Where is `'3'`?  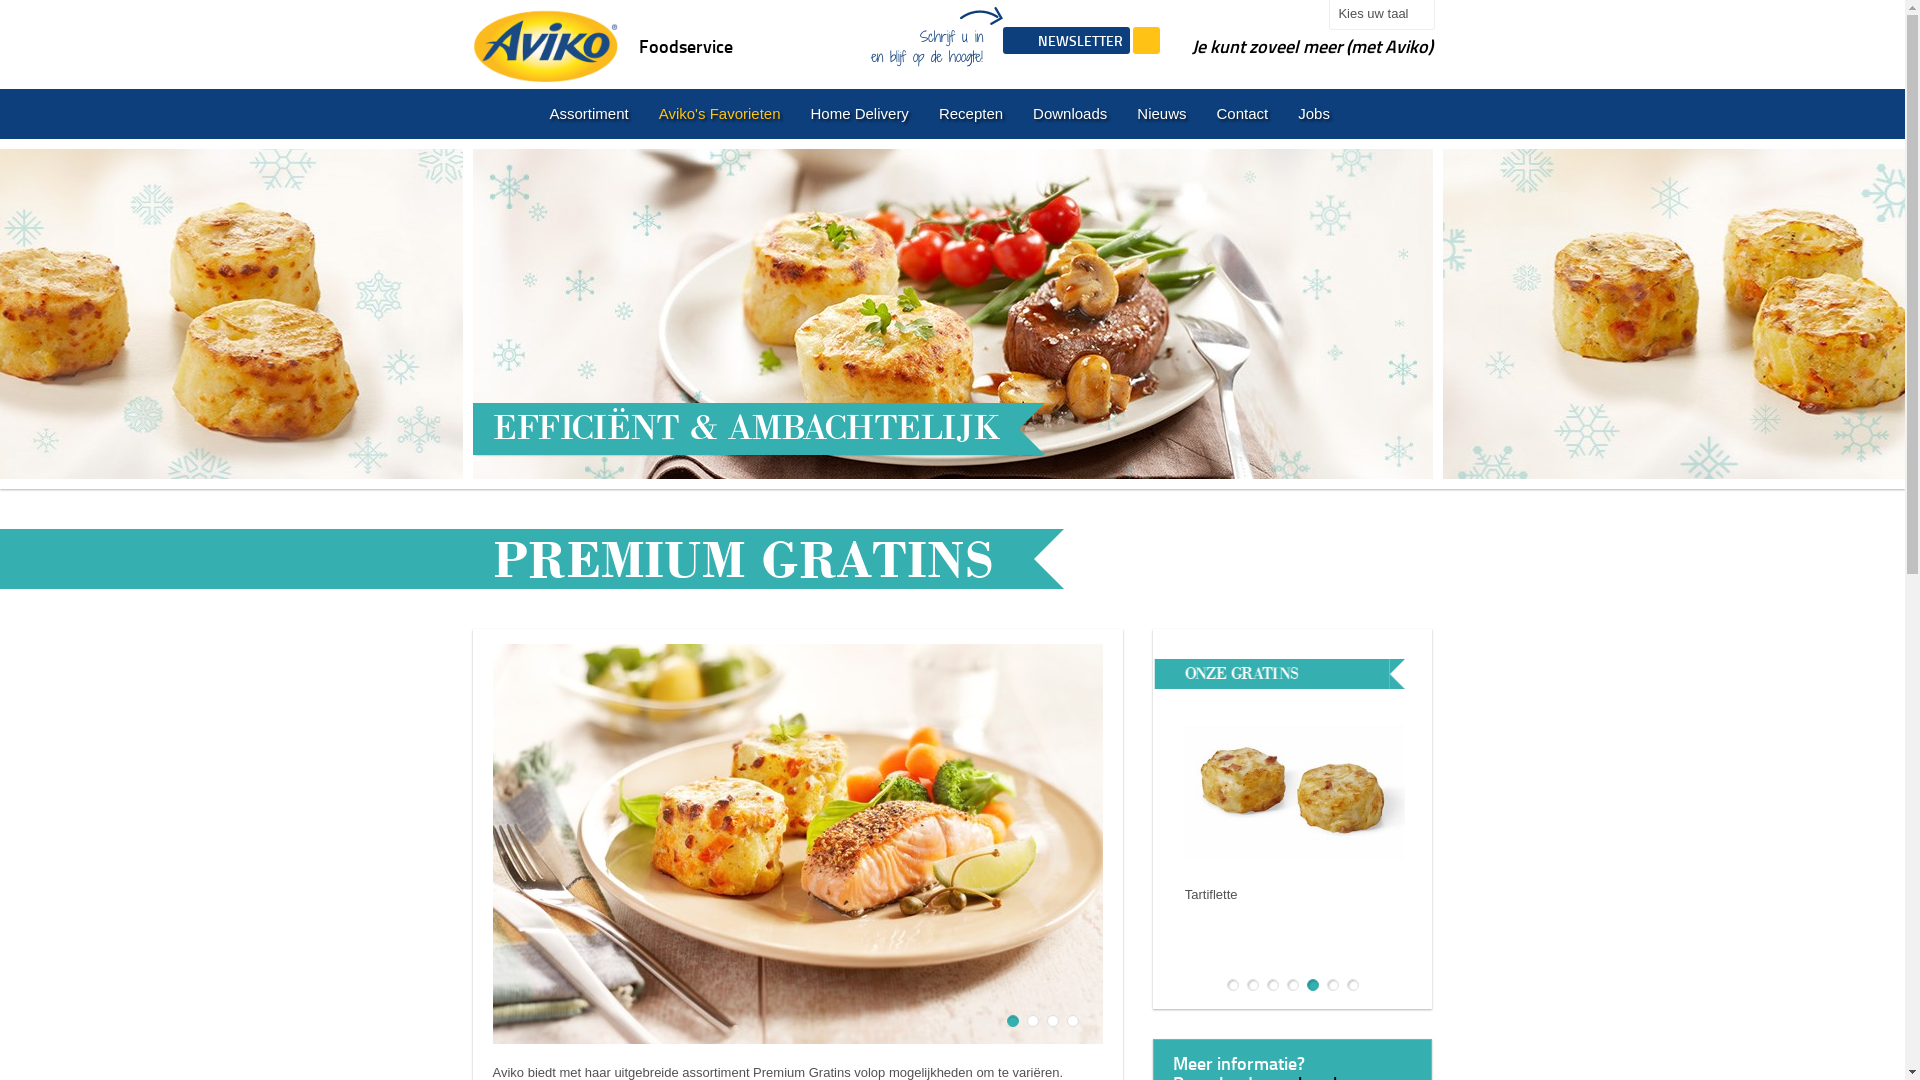
'3' is located at coordinates (1051, 1021).